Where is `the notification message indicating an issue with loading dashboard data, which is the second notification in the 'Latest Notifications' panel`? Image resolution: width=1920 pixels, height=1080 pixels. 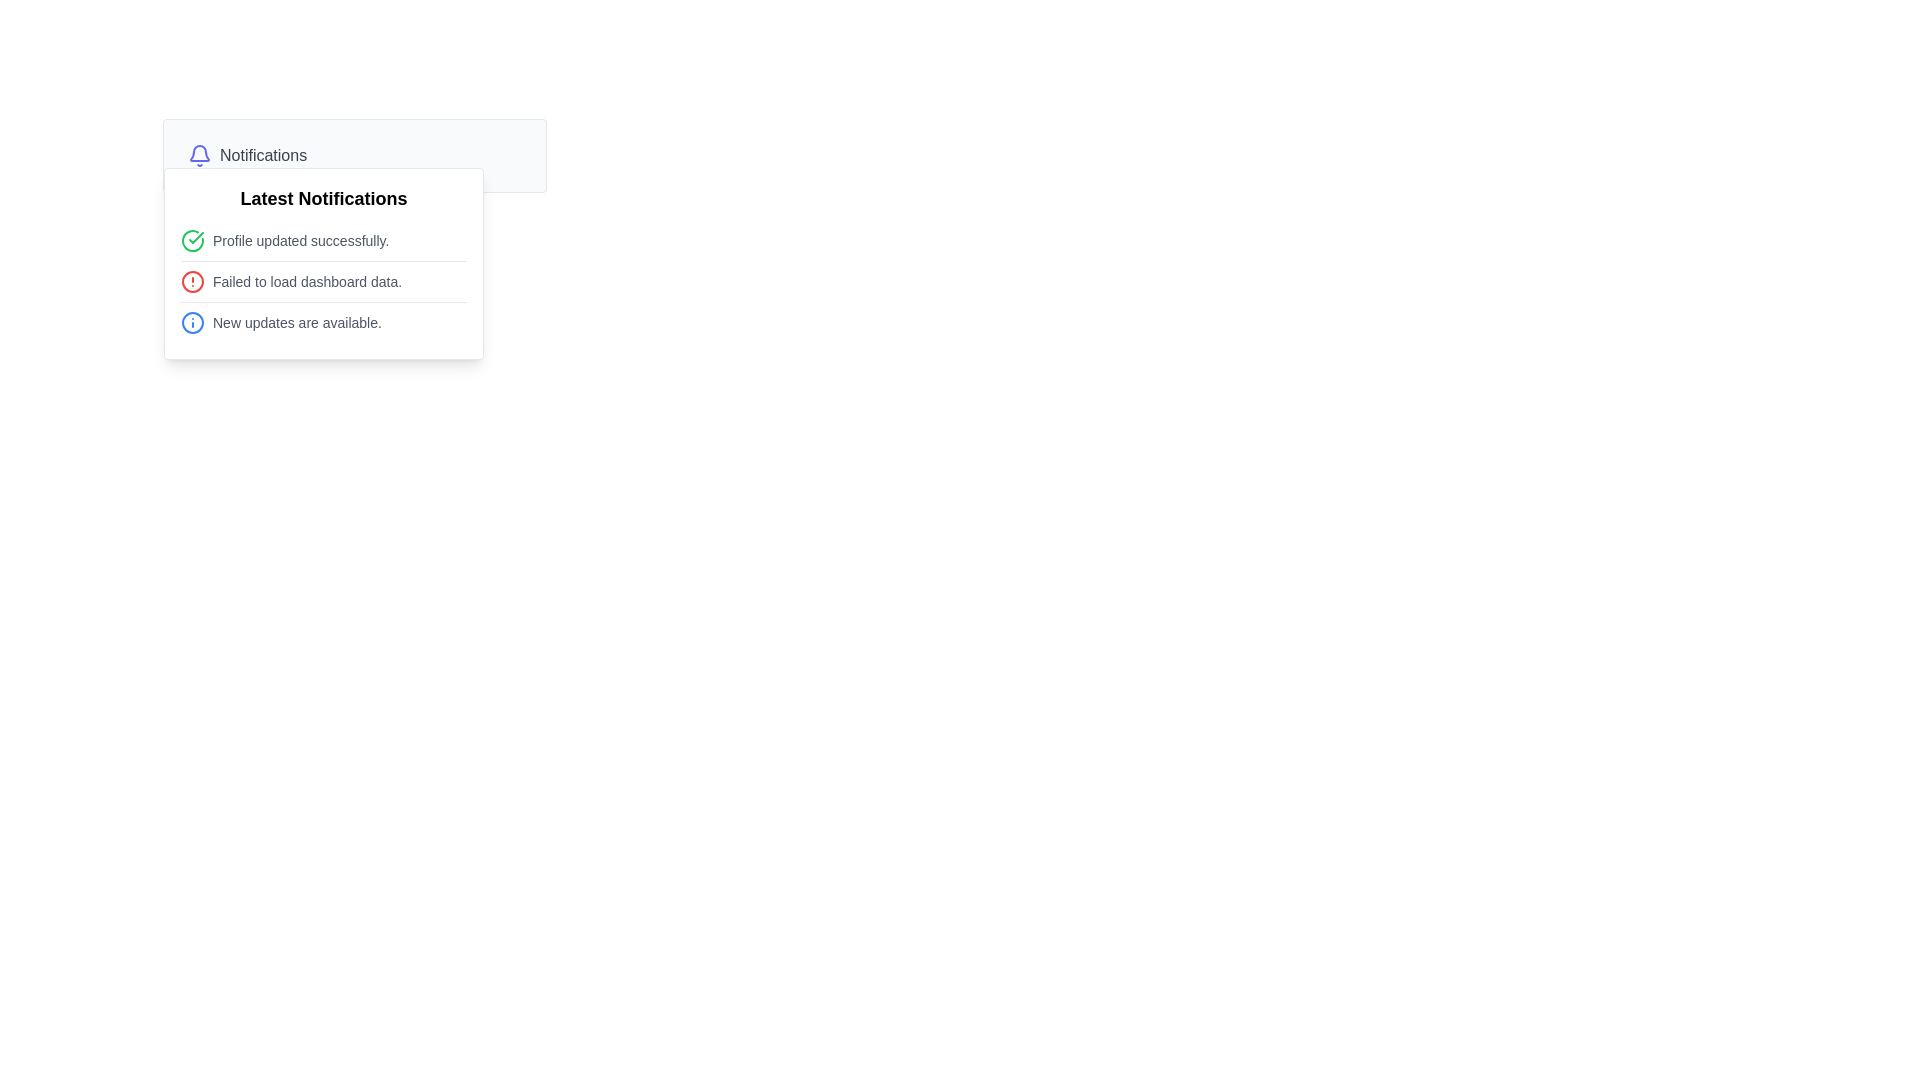 the notification message indicating an issue with loading dashboard data, which is the second notification in the 'Latest Notifications' panel is located at coordinates (306, 281).